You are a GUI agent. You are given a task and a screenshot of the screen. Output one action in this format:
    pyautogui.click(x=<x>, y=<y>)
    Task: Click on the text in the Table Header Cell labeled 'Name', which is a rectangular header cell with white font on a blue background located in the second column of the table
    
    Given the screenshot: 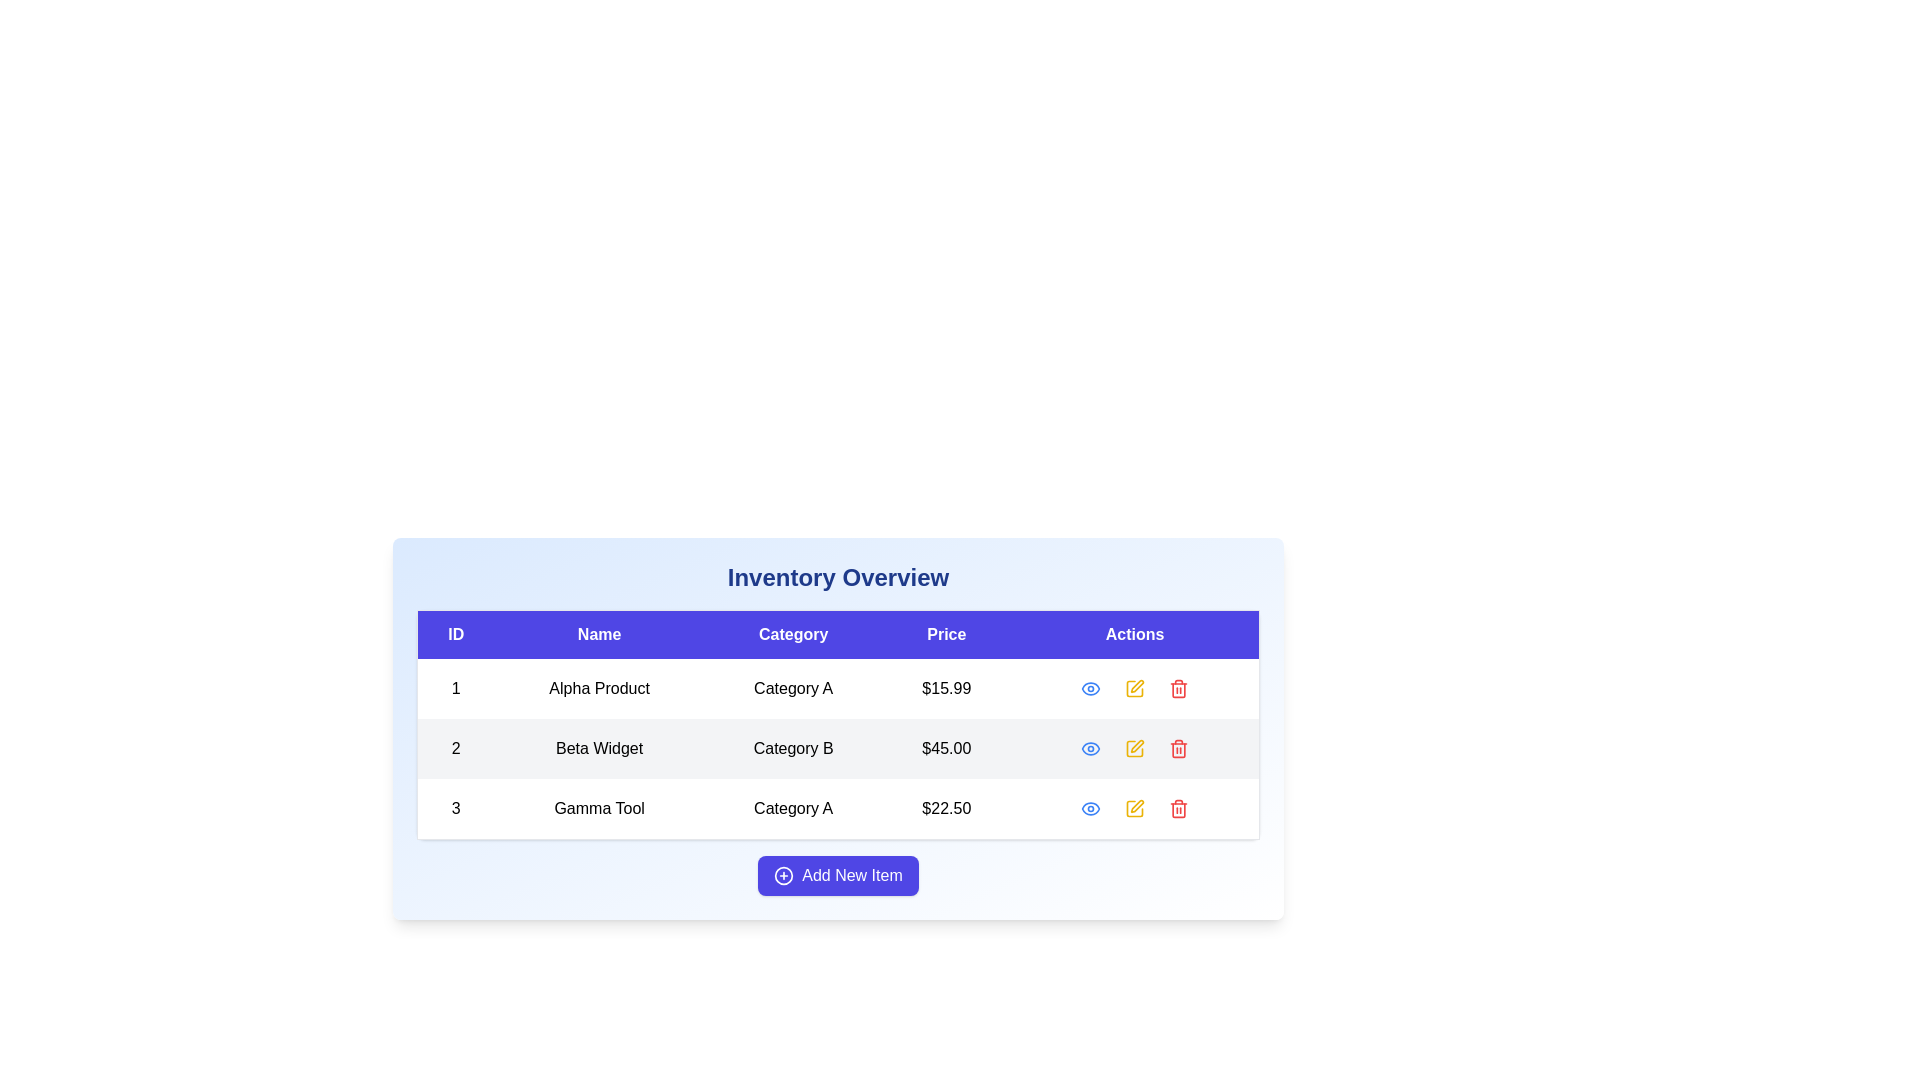 What is the action you would take?
    pyautogui.click(x=598, y=634)
    